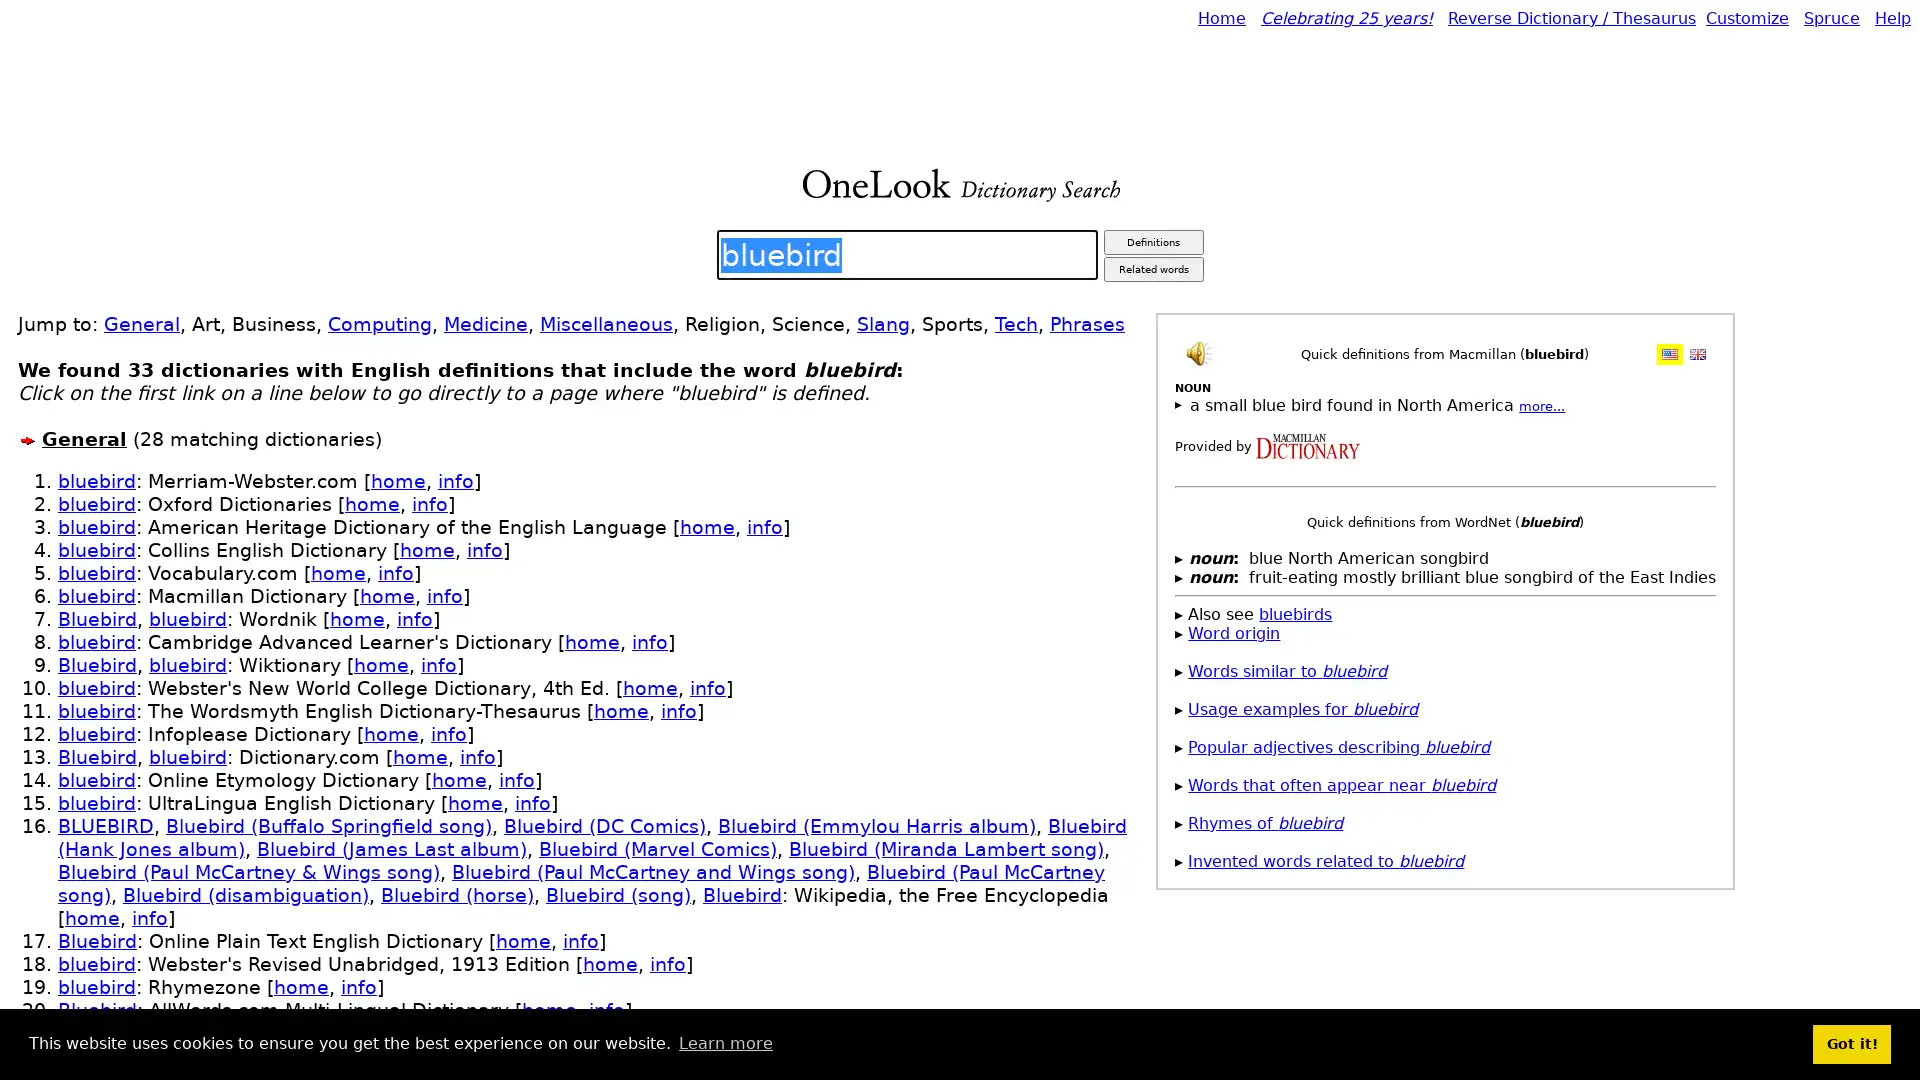 This screenshot has height=1080, width=1920. Describe the element at coordinates (1152, 241) in the screenshot. I see `Definitions` at that location.